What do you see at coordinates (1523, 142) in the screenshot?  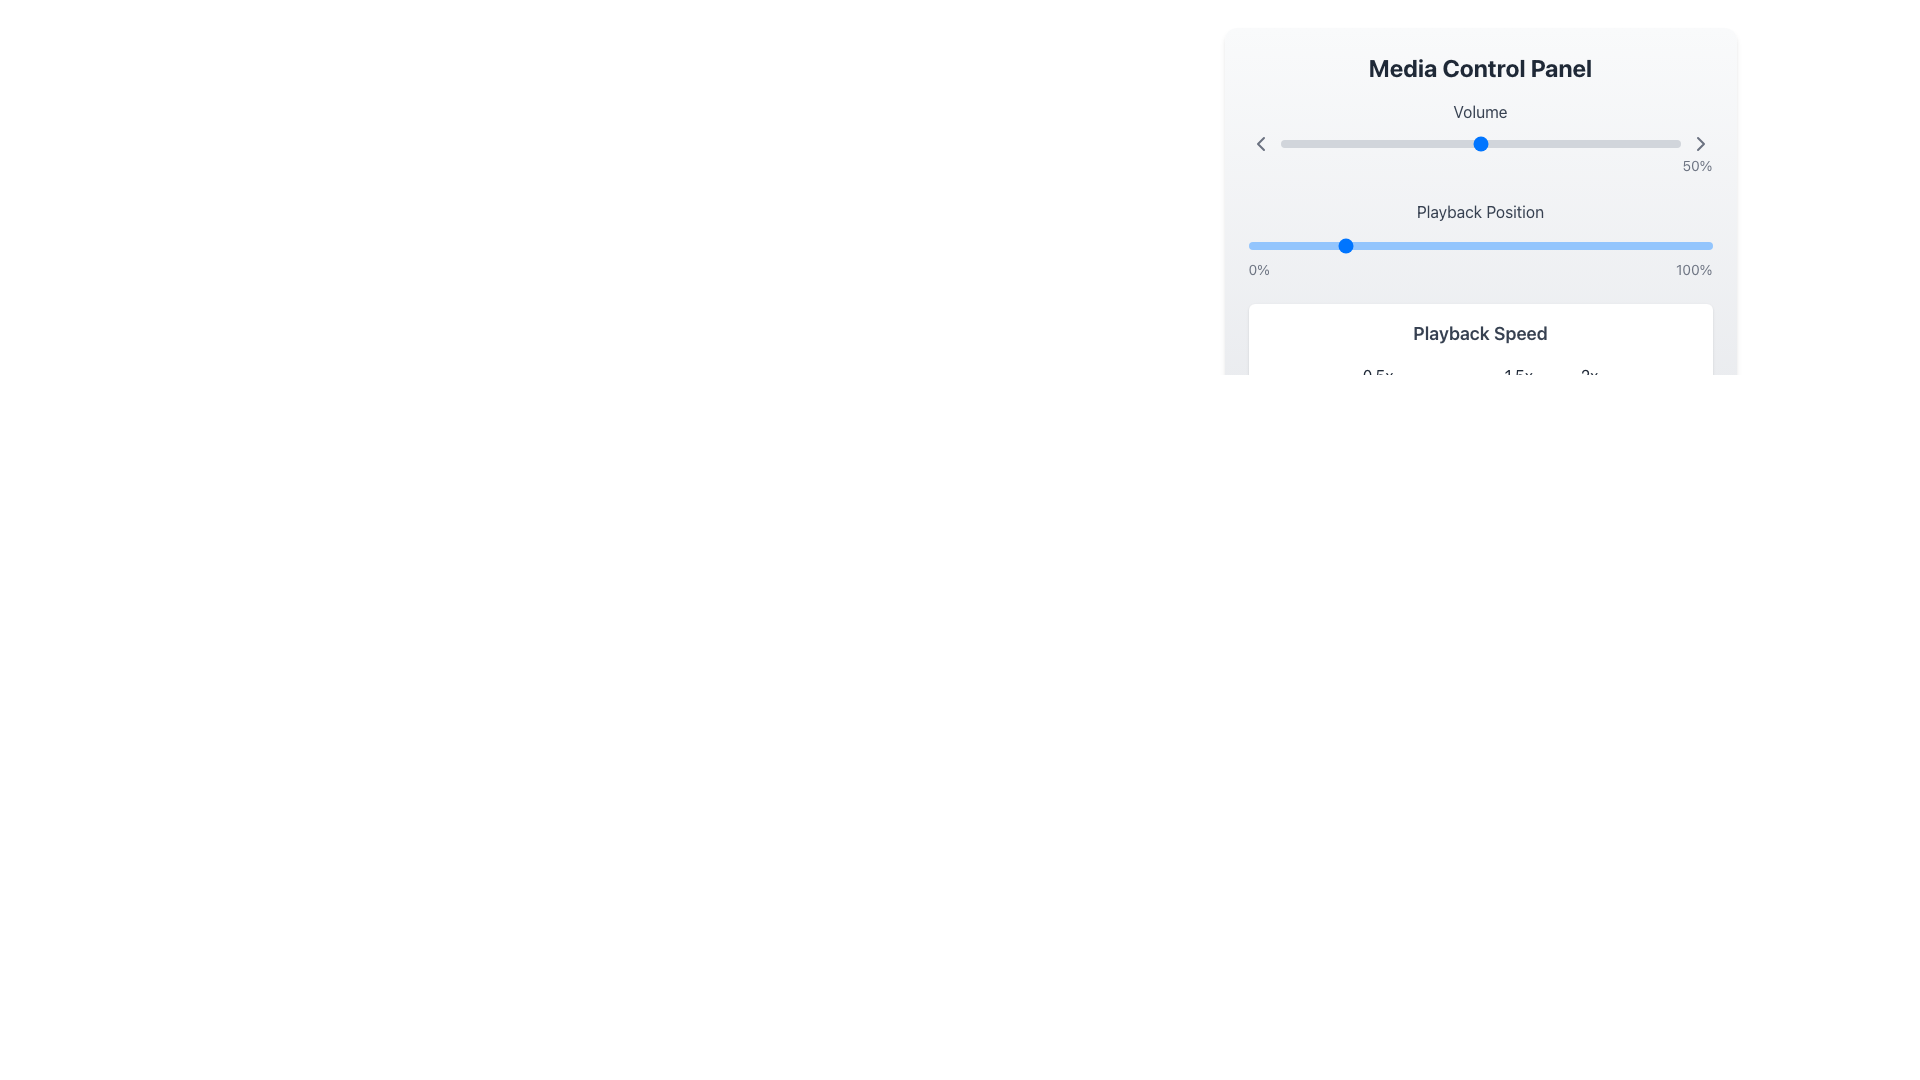 I see `volume` at bounding box center [1523, 142].